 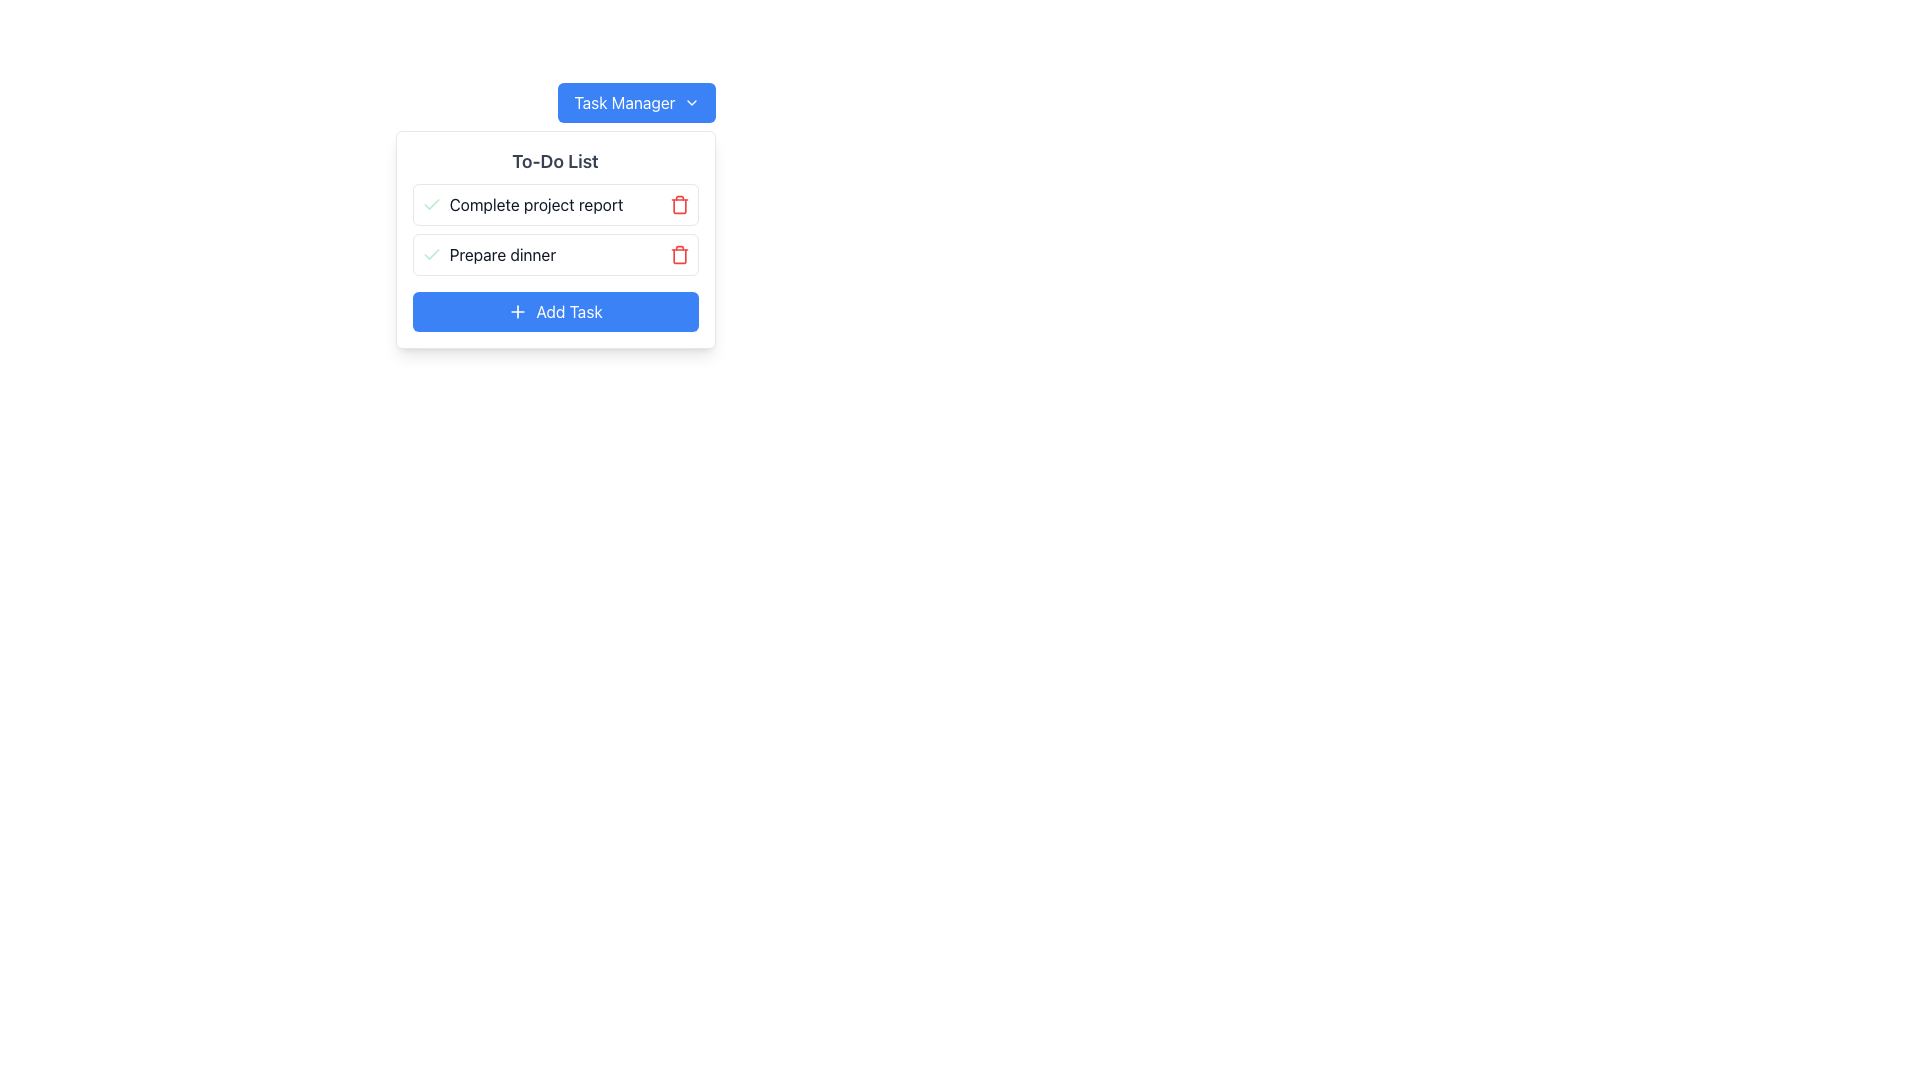 What do you see at coordinates (518, 312) in the screenshot?
I see `the 'Add Task' button which features a white plus sign icon against a blue background for visual feedback` at bounding box center [518, 312].